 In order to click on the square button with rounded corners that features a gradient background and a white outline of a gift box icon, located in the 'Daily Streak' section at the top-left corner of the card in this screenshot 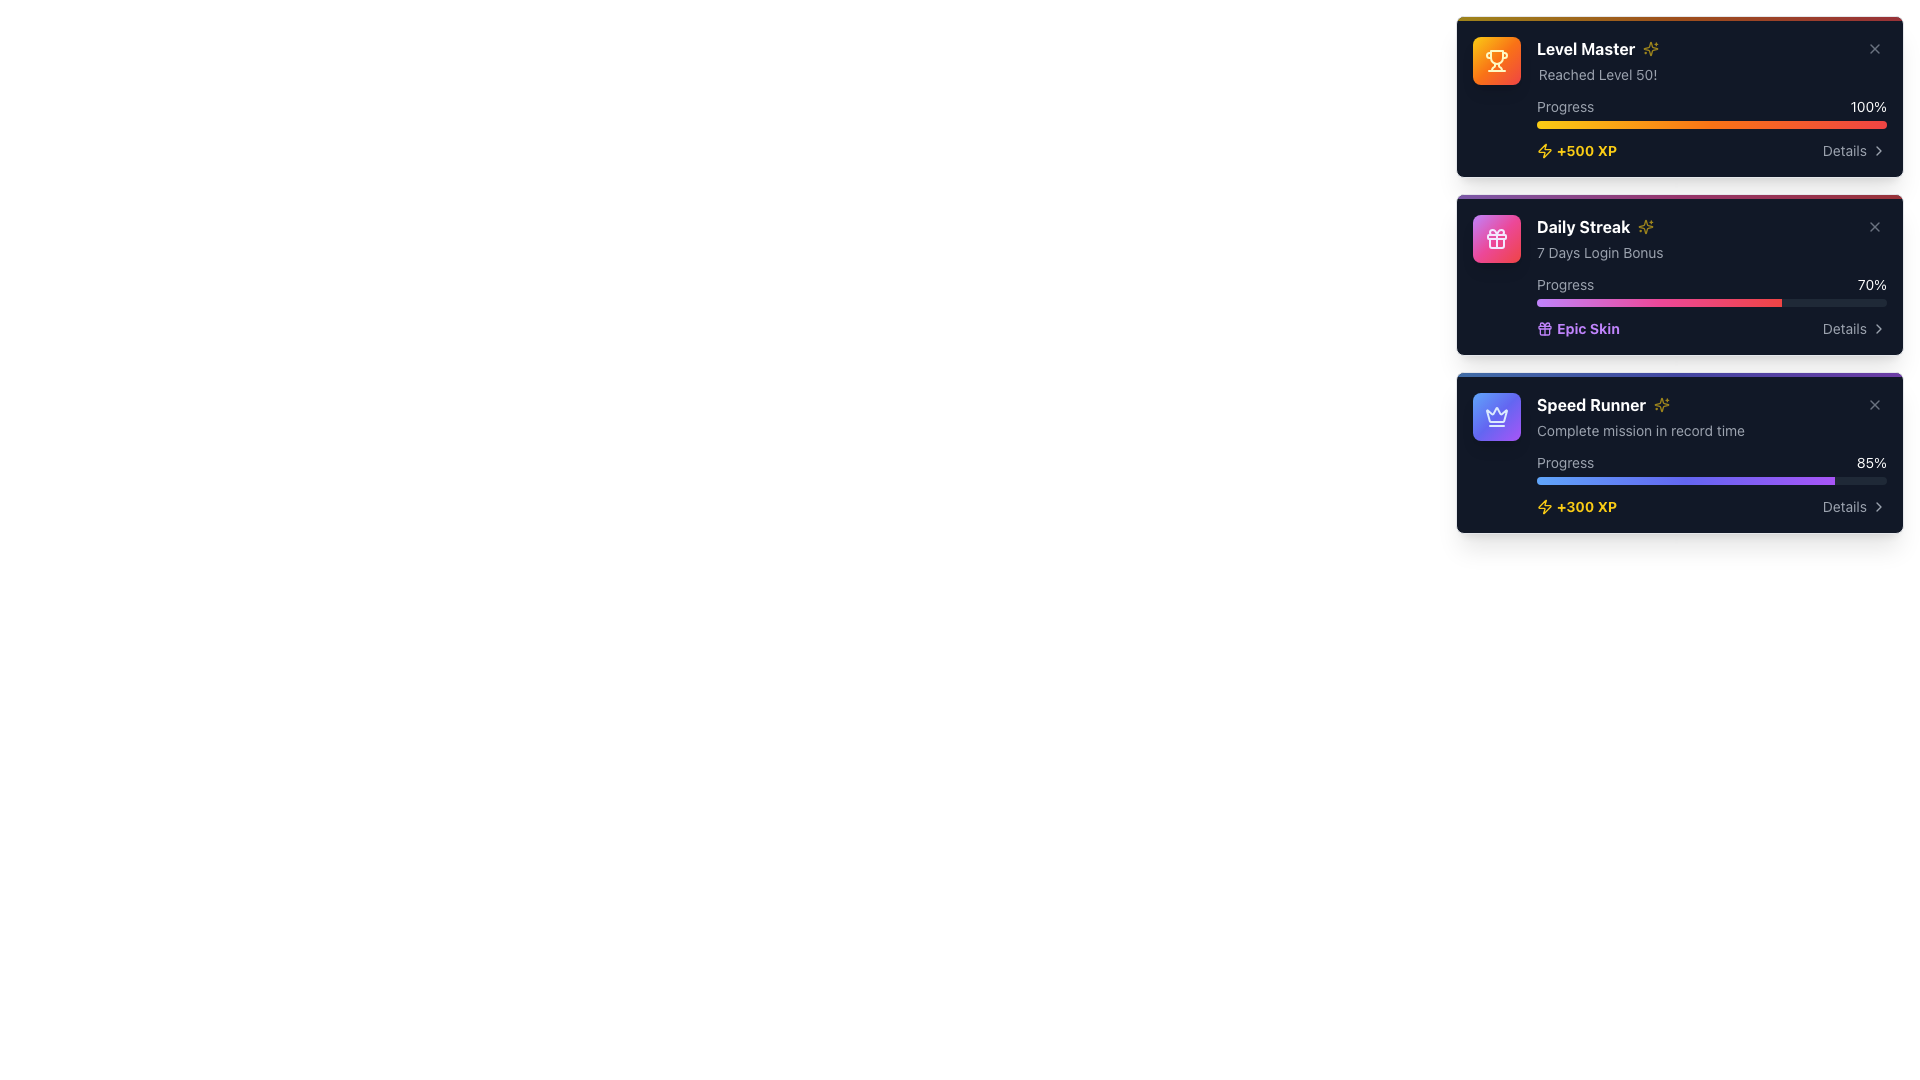, I will do `click(1497, 238)`.